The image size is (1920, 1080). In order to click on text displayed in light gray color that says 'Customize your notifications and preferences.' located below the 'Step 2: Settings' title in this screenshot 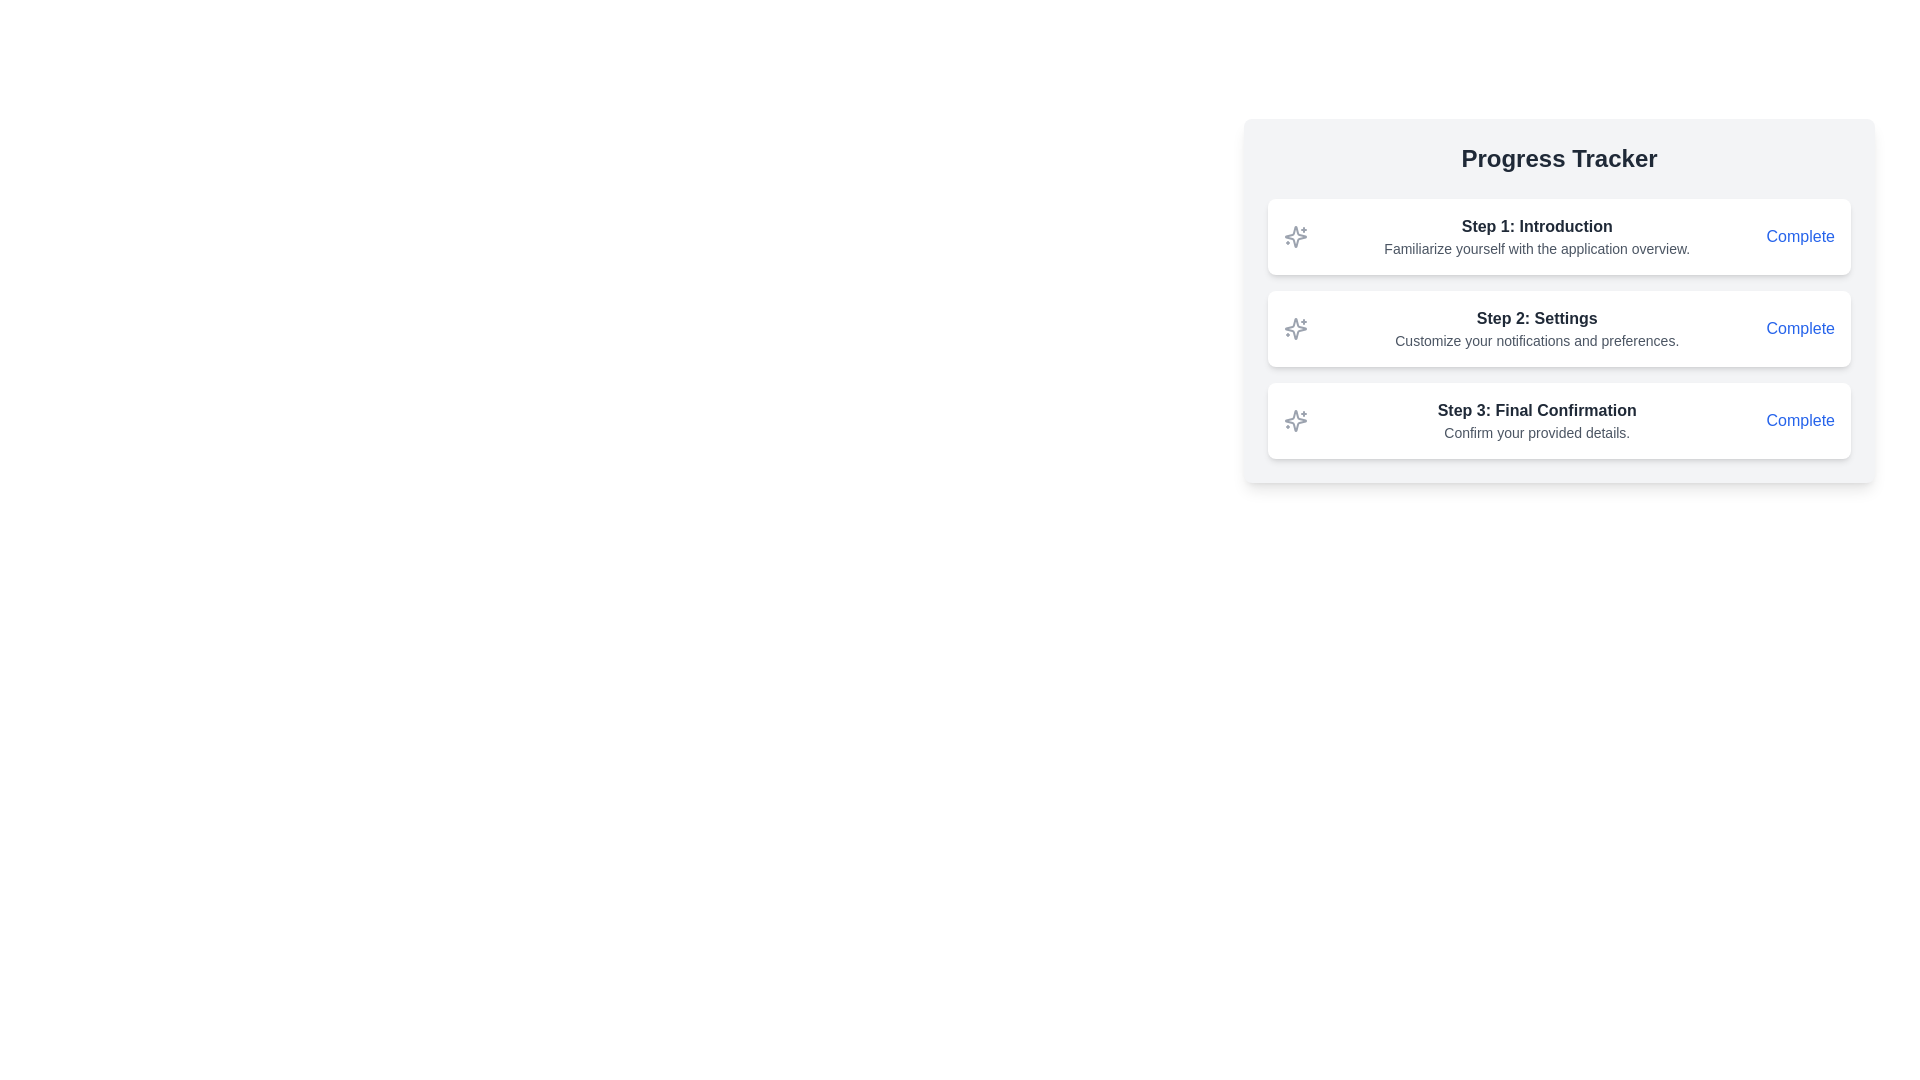, I will do `click(1536, 339)`.